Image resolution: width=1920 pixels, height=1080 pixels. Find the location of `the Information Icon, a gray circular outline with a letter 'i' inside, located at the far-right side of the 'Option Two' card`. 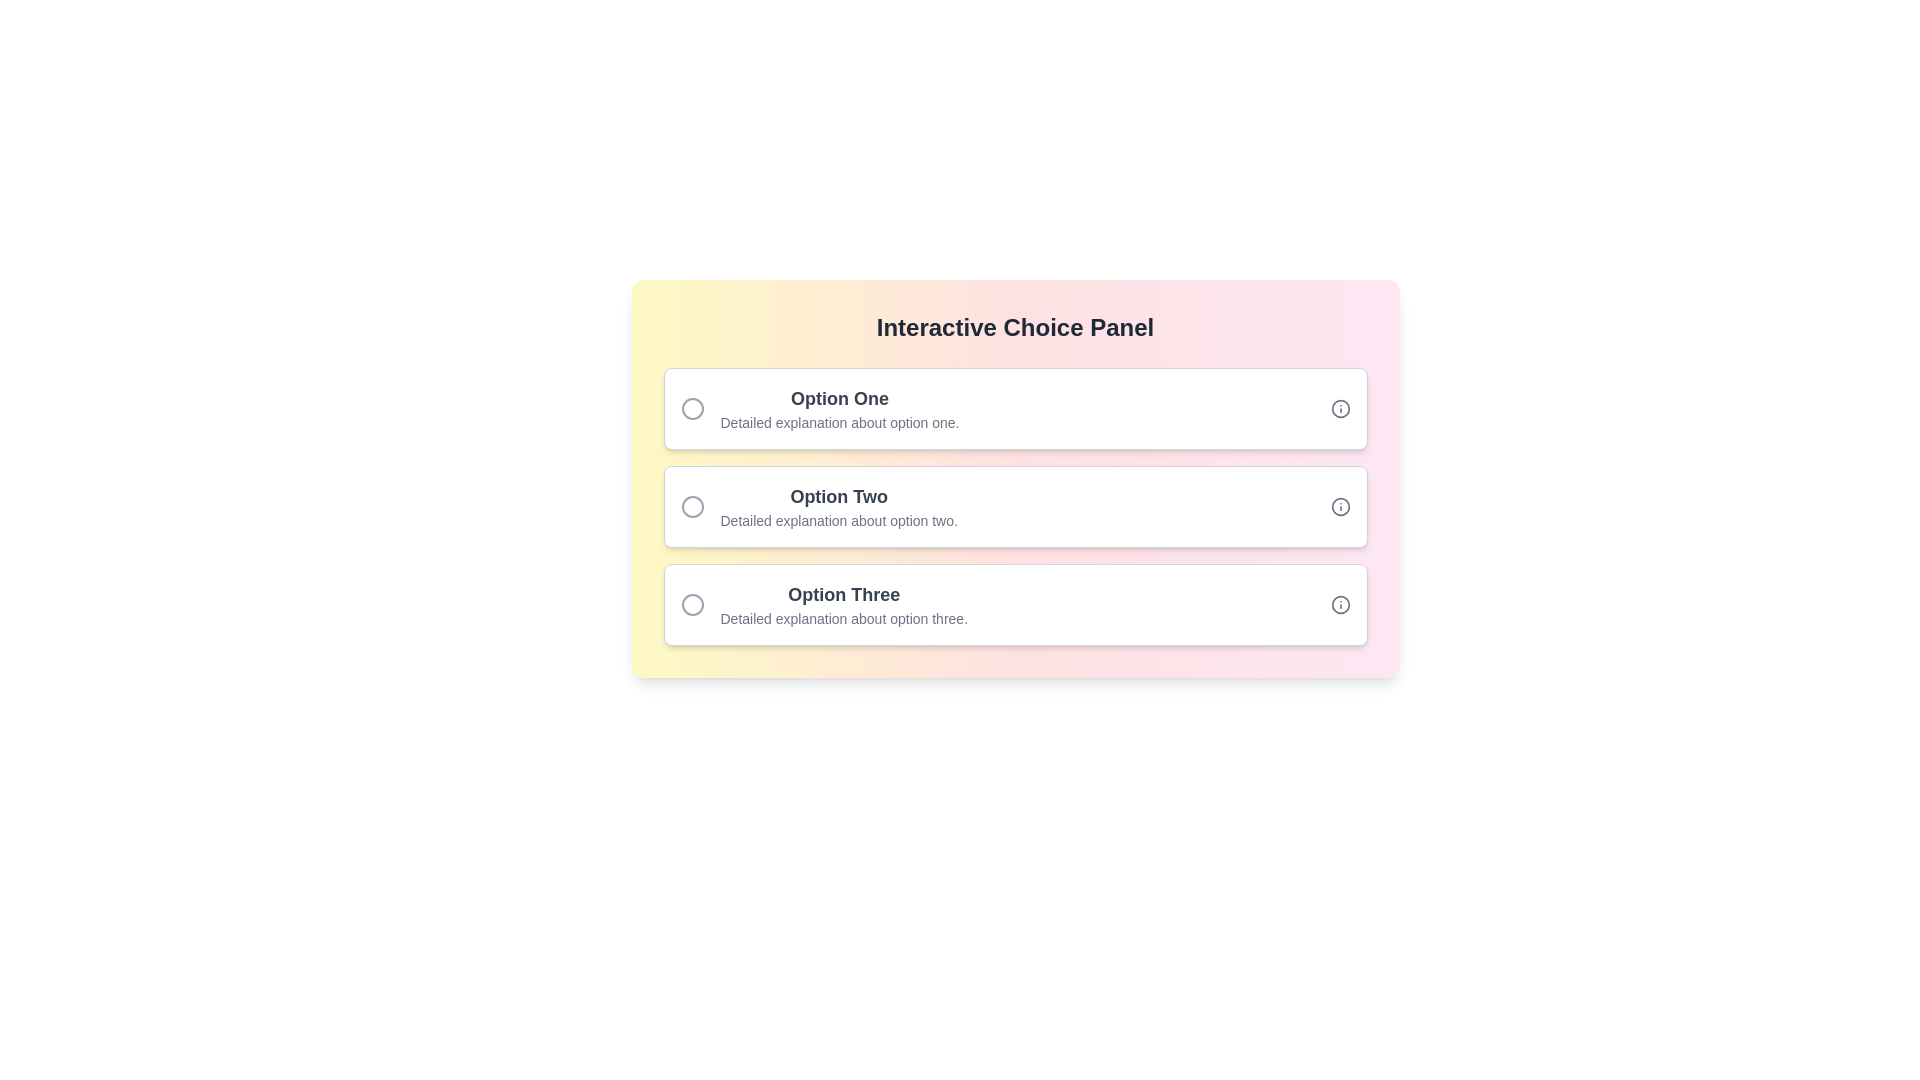

the Information Icon, a gray circular outline with a letter 'i' inside, located at the far-right side of the 'Option Two' card is located at coordinates (1340, 505).